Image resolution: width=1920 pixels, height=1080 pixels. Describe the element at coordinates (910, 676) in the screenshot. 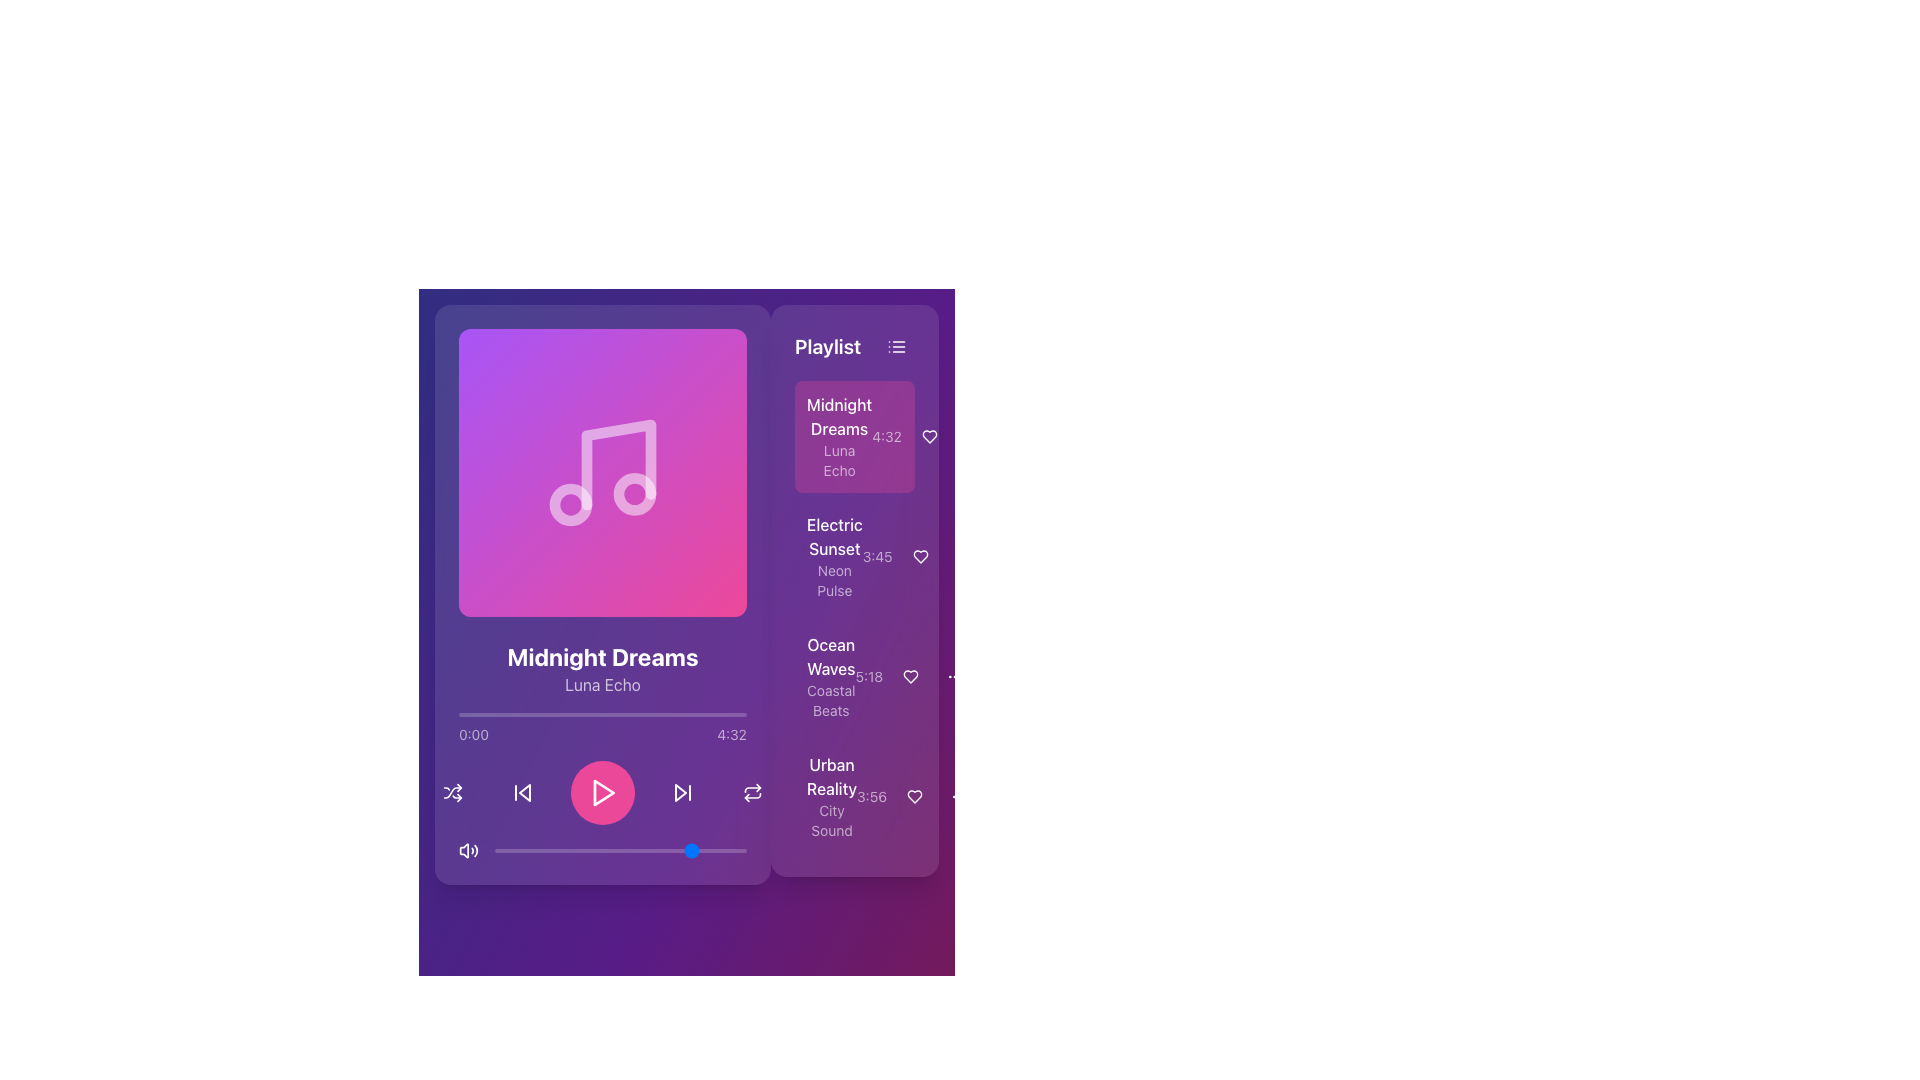

I see `the heart-shaped icon in the 'Playlist' section next to 'Ocean Waves - Coastal Beats' to mark it as a favorite` at that location.